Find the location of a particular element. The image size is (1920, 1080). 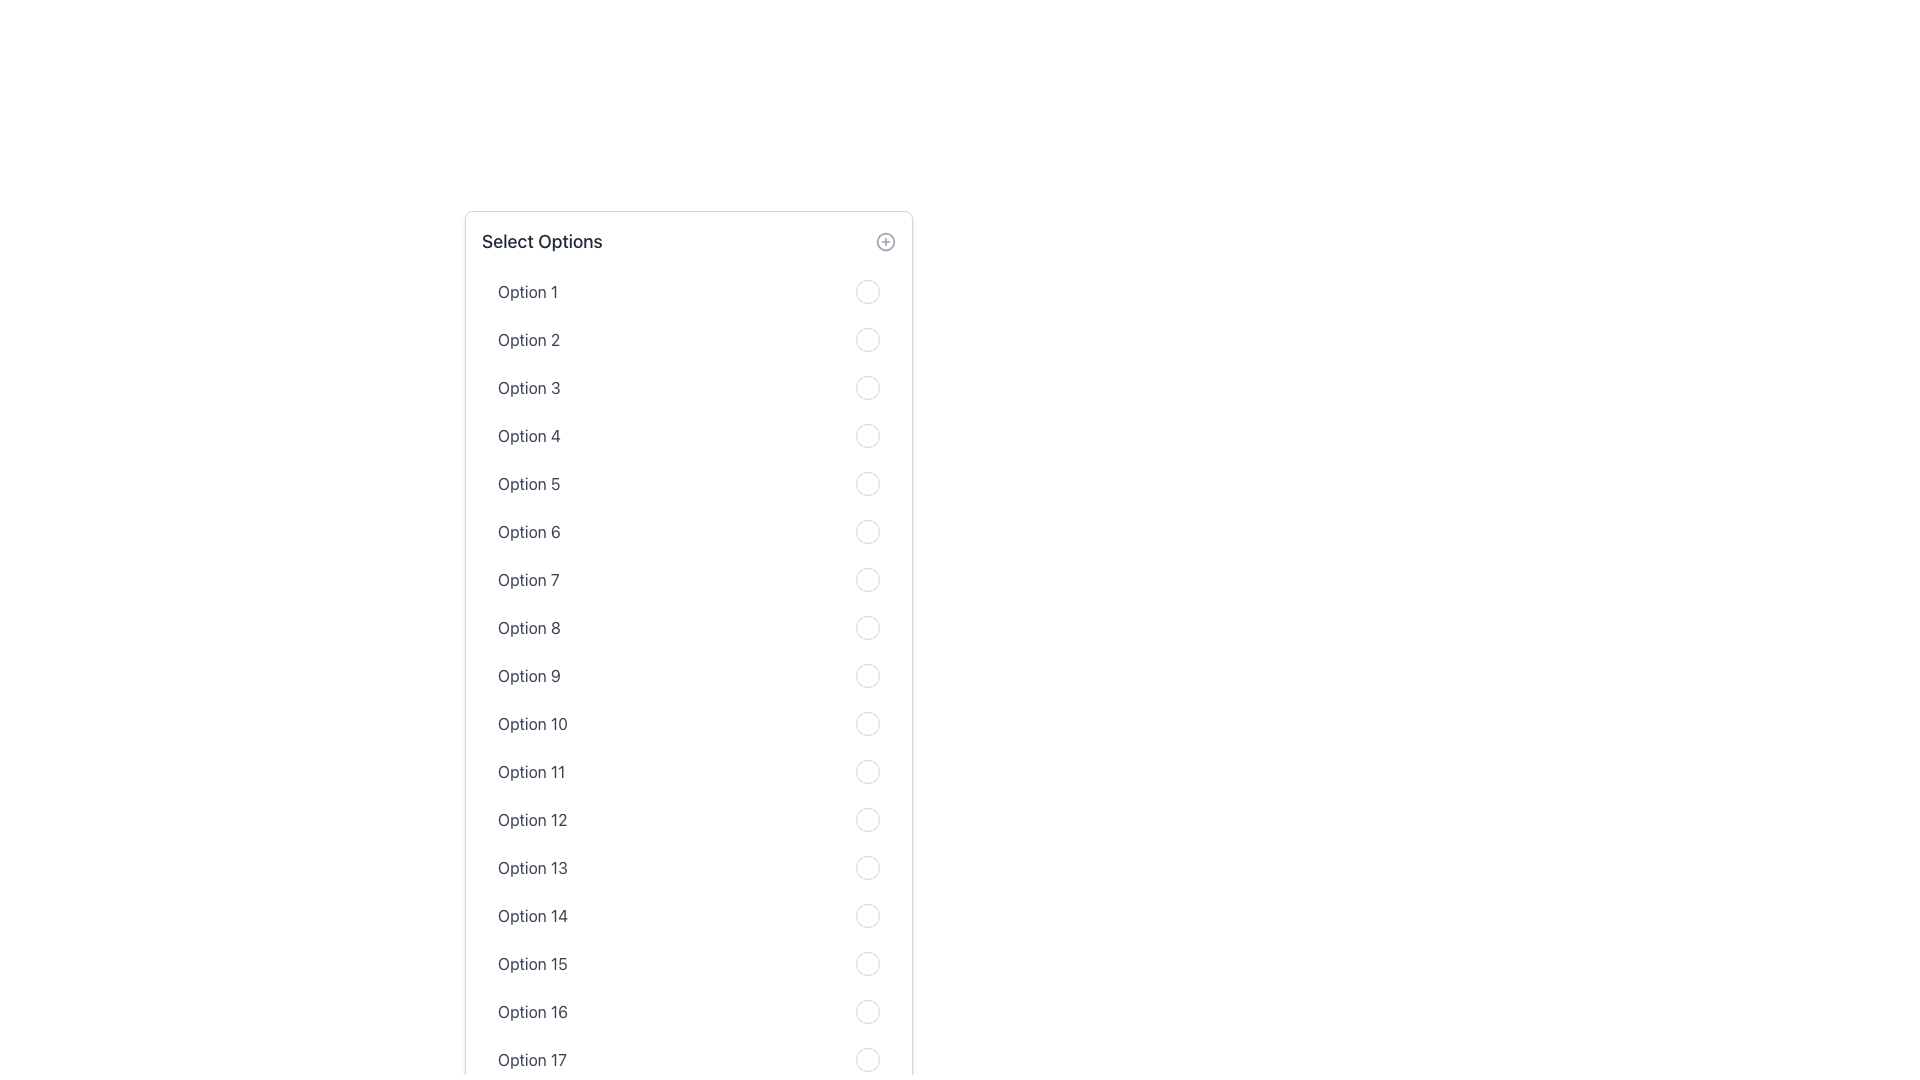

the radio button located adjacent to the text 'Option 14' is located at coordinates (868, 915).